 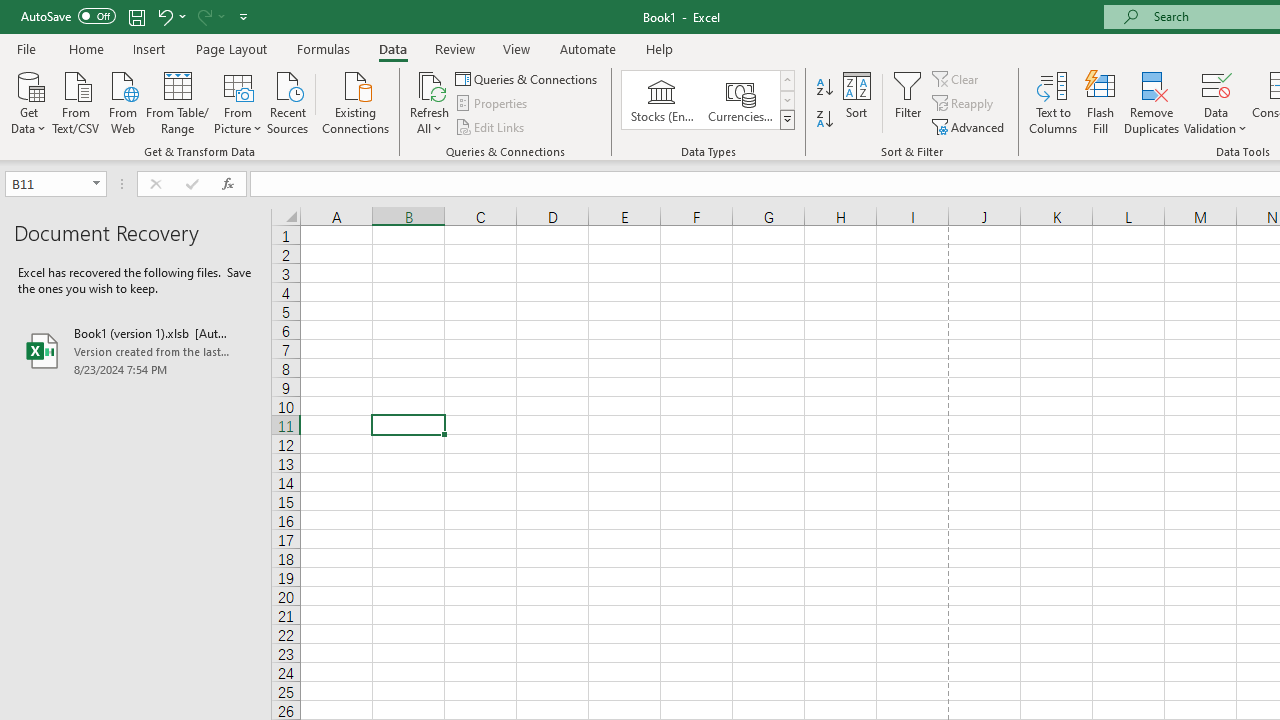 What do you see at coordinates (323, 48) in the screenshot?
I see `'Formulas'` at bounding box center [323, 48].